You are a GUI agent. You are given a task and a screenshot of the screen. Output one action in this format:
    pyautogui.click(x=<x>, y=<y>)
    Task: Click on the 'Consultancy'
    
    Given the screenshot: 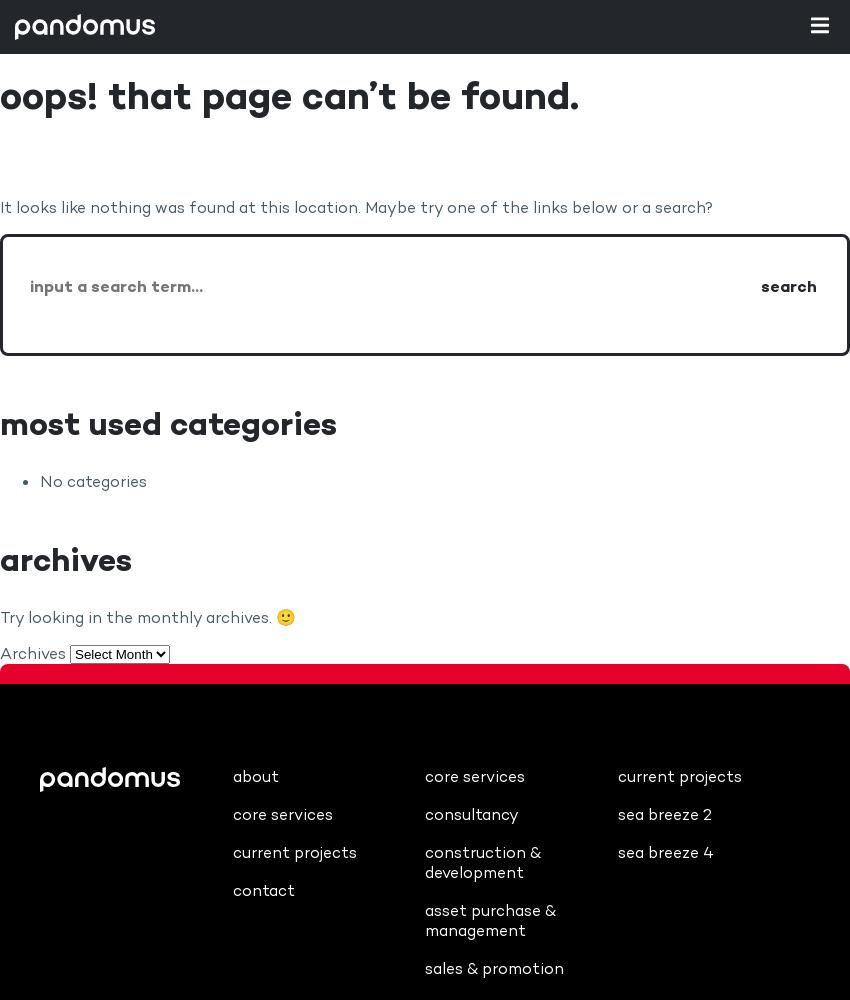 What is the action you would take?
    pyautogui.click(x=472, y=813)
    